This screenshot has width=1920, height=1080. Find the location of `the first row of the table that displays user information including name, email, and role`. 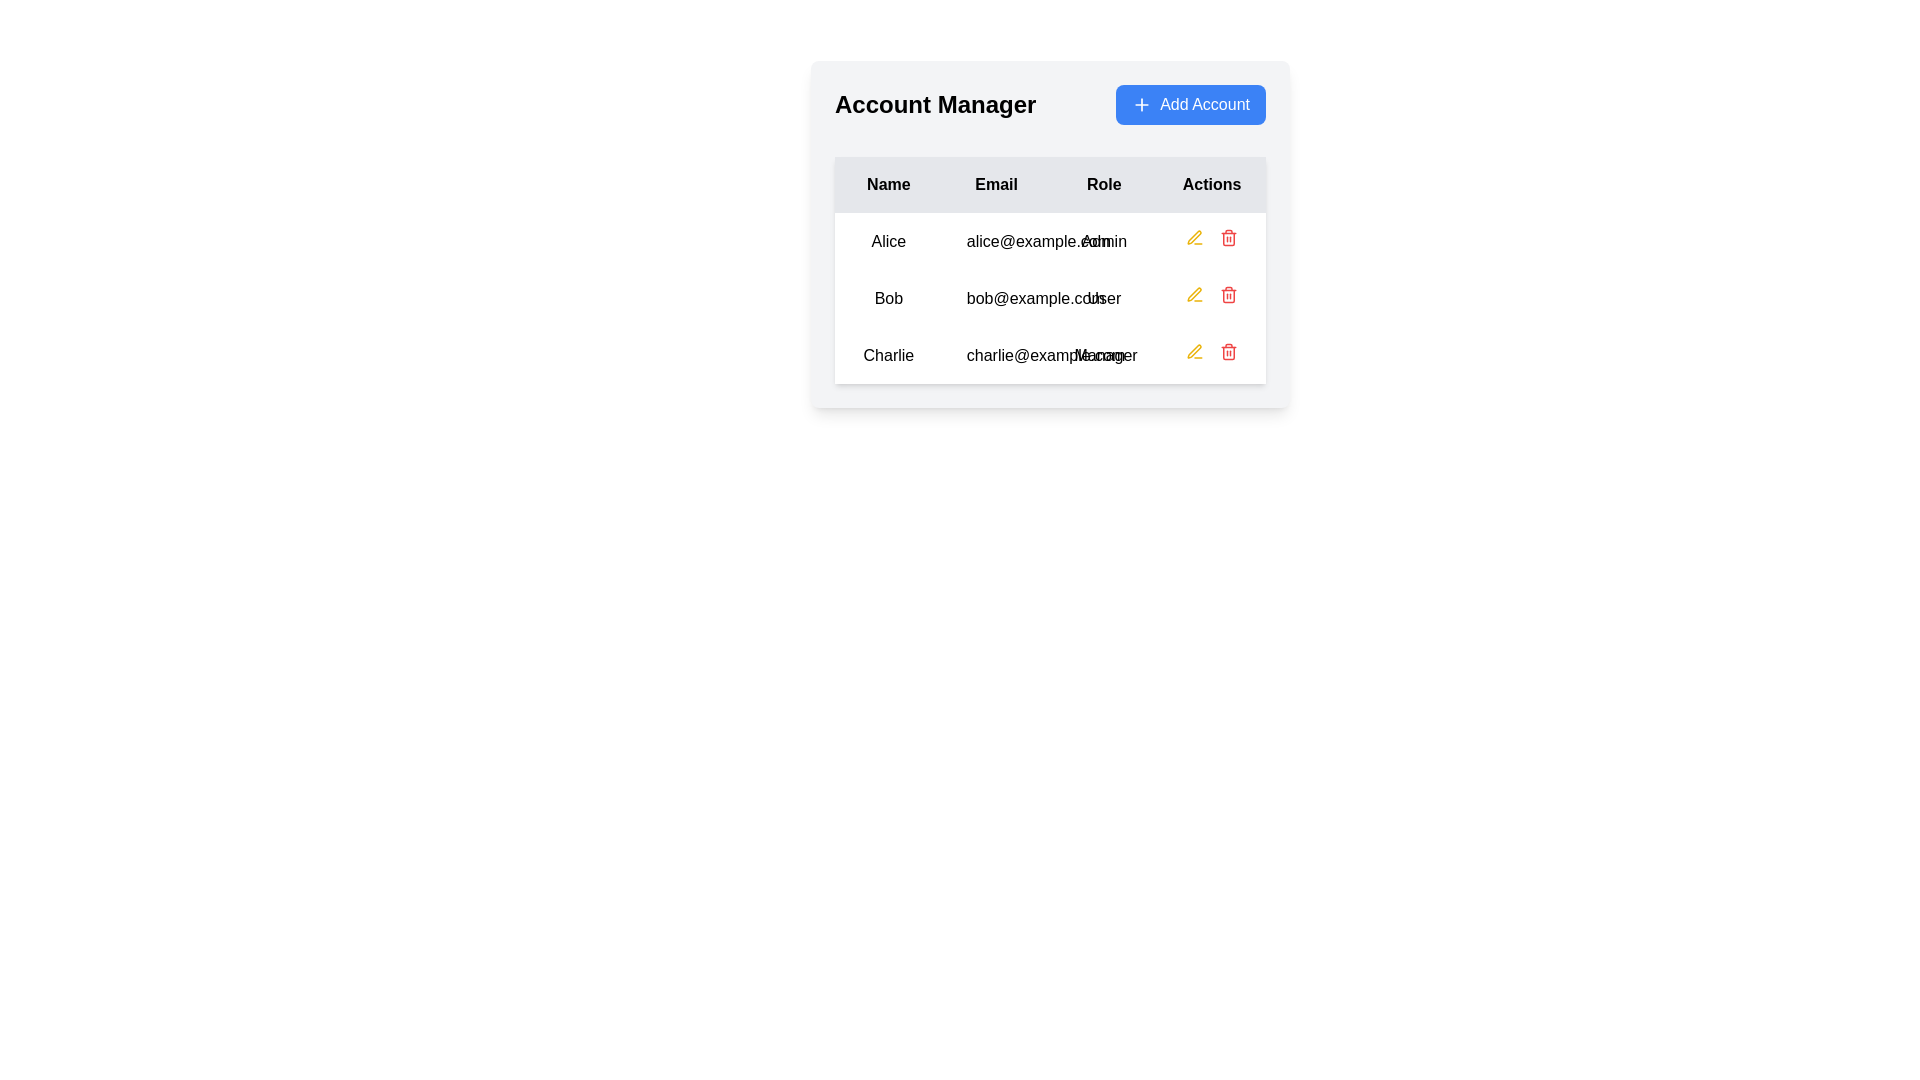

the first row of the table that displays user information including name, email, and role is located at coordinates (1049, 240).